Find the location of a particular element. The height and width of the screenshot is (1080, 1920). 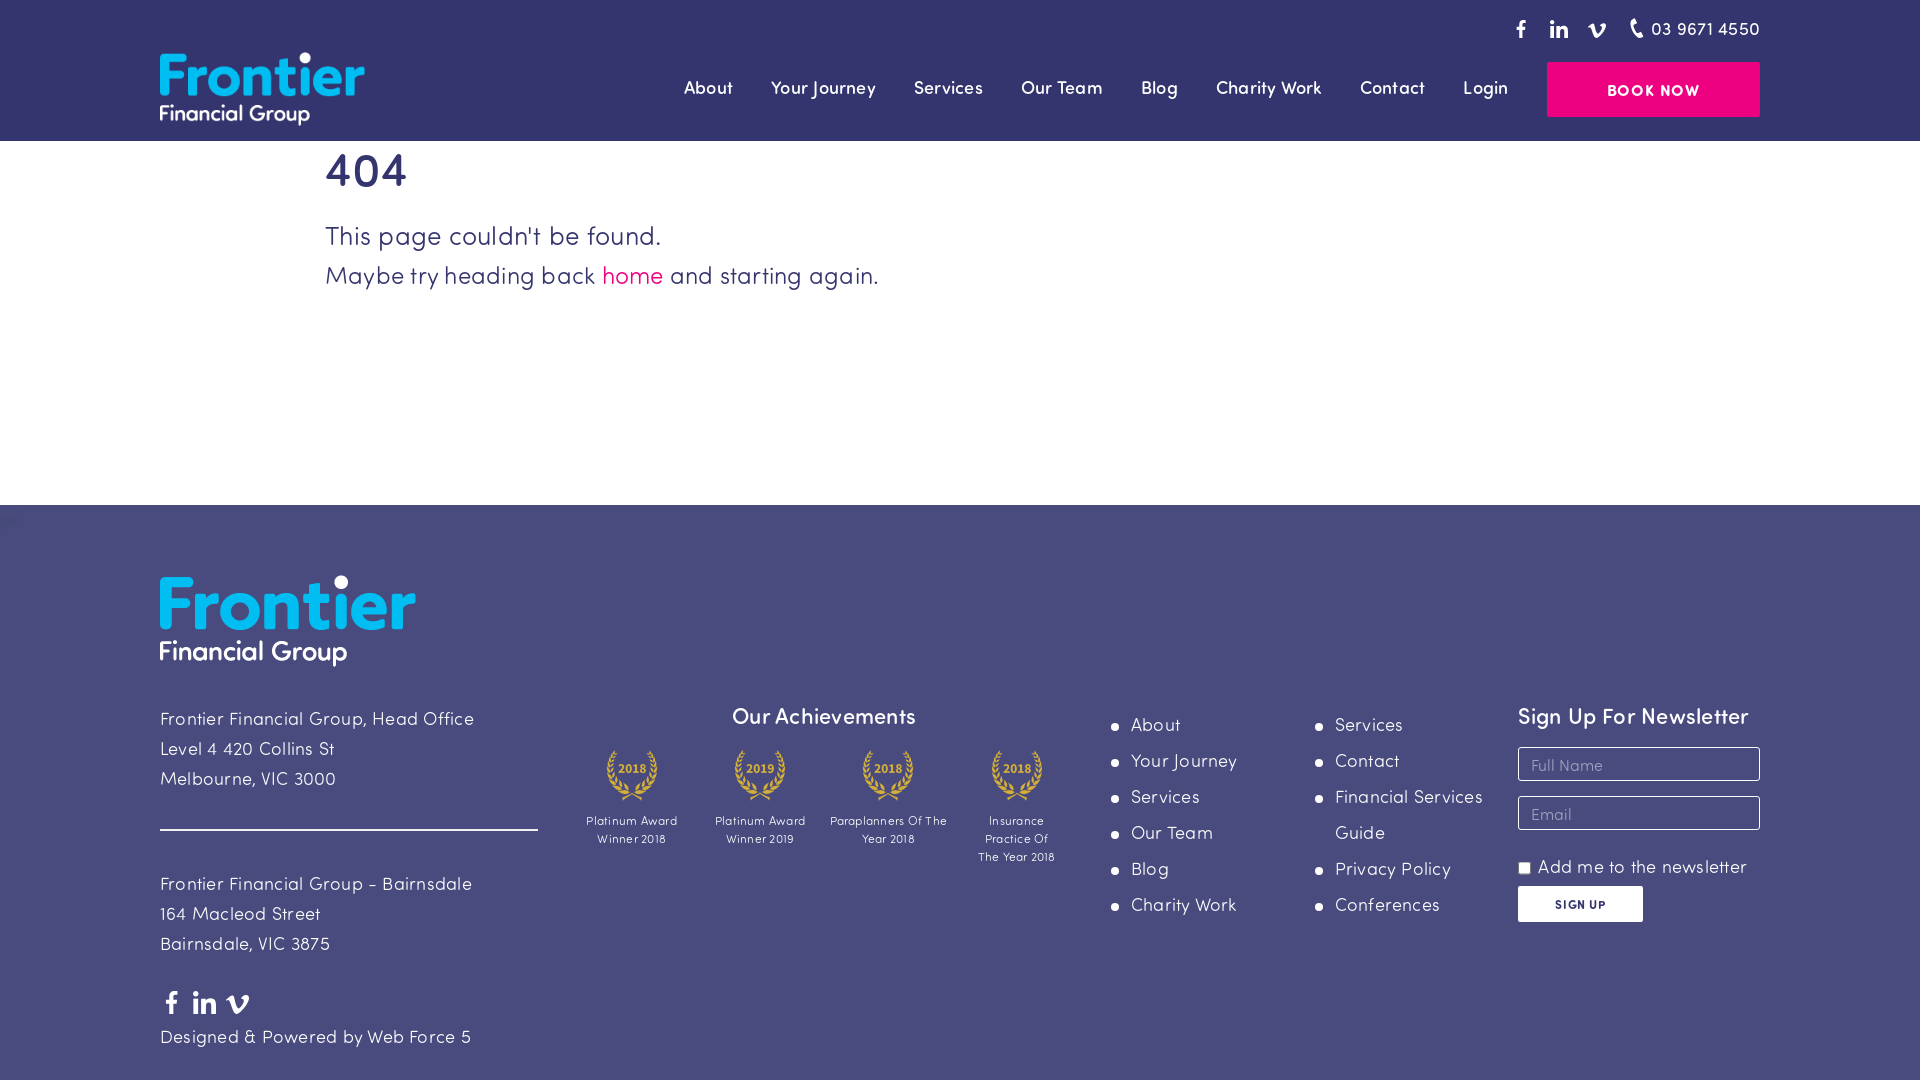

'Designed & Powered by Web Force 5' is located at coordinates (314, 1035).